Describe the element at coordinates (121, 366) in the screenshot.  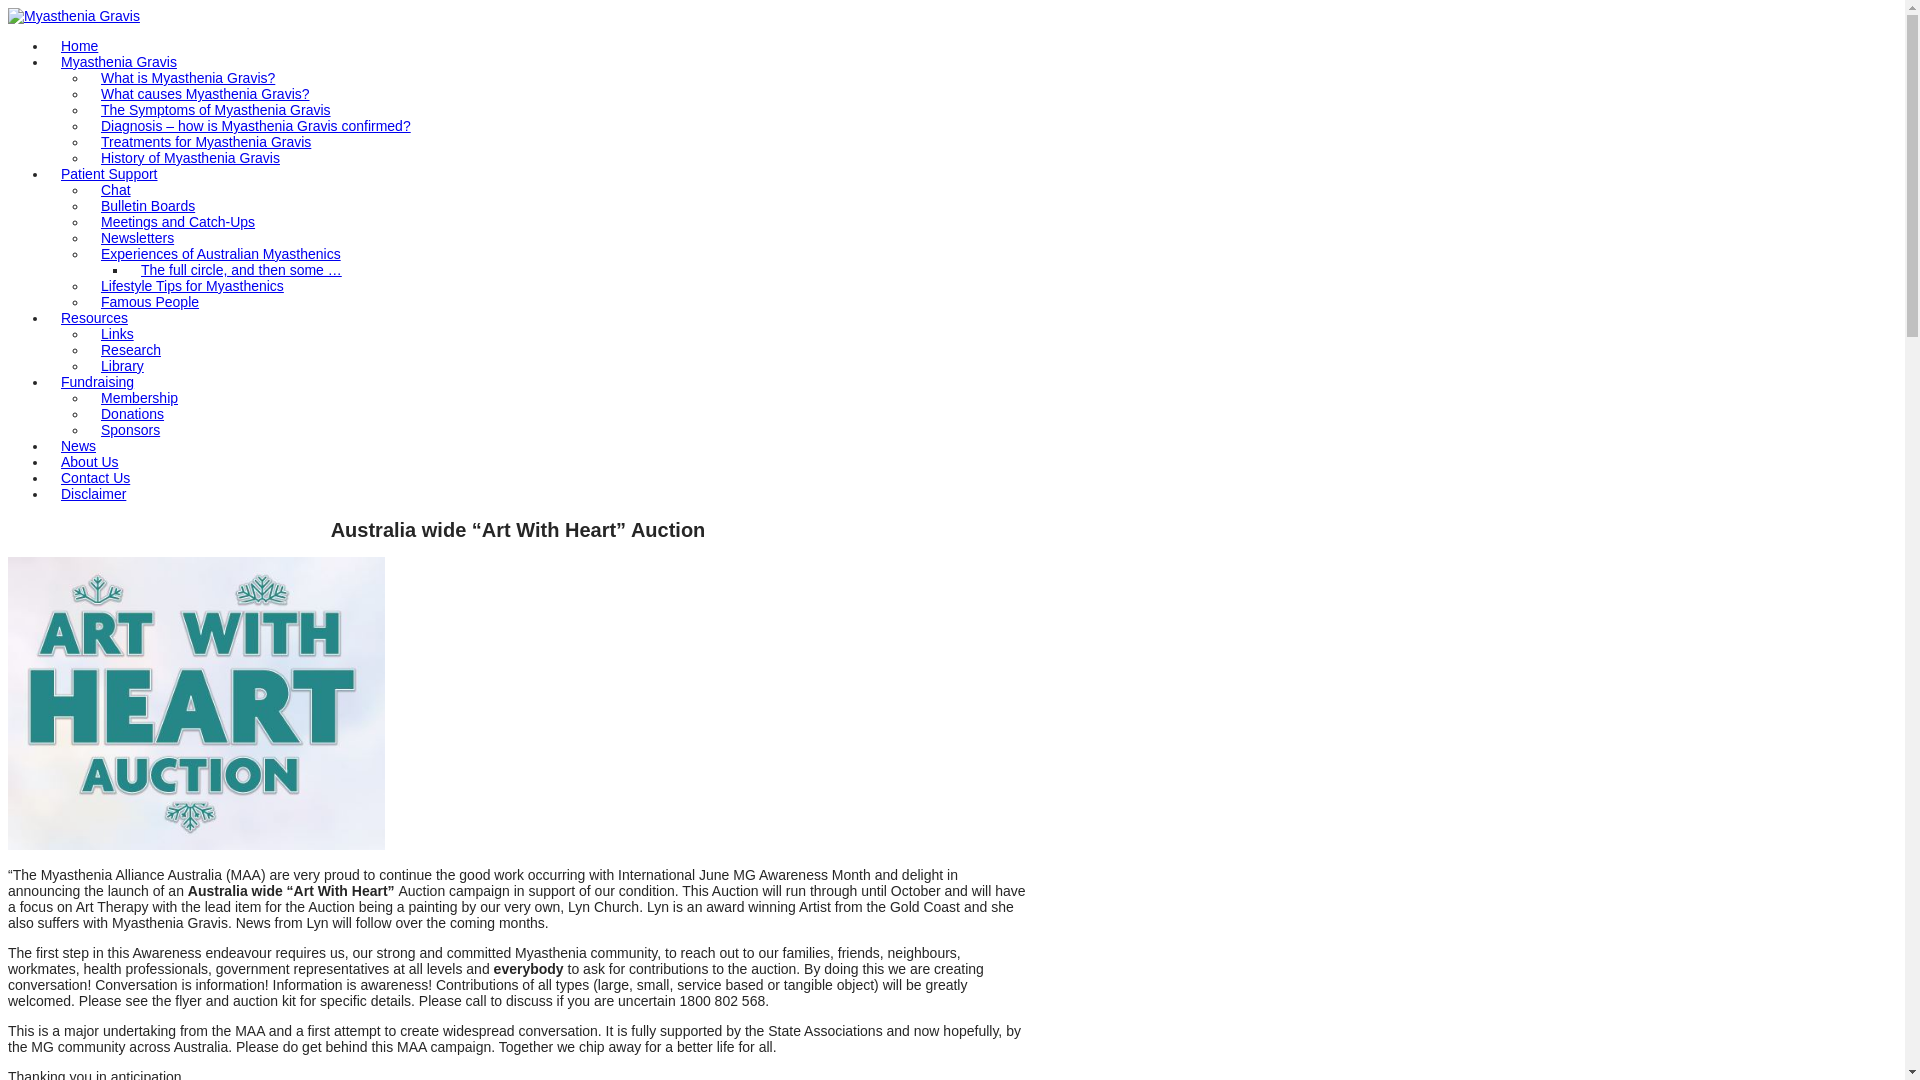
I see `'Library'` at that location.